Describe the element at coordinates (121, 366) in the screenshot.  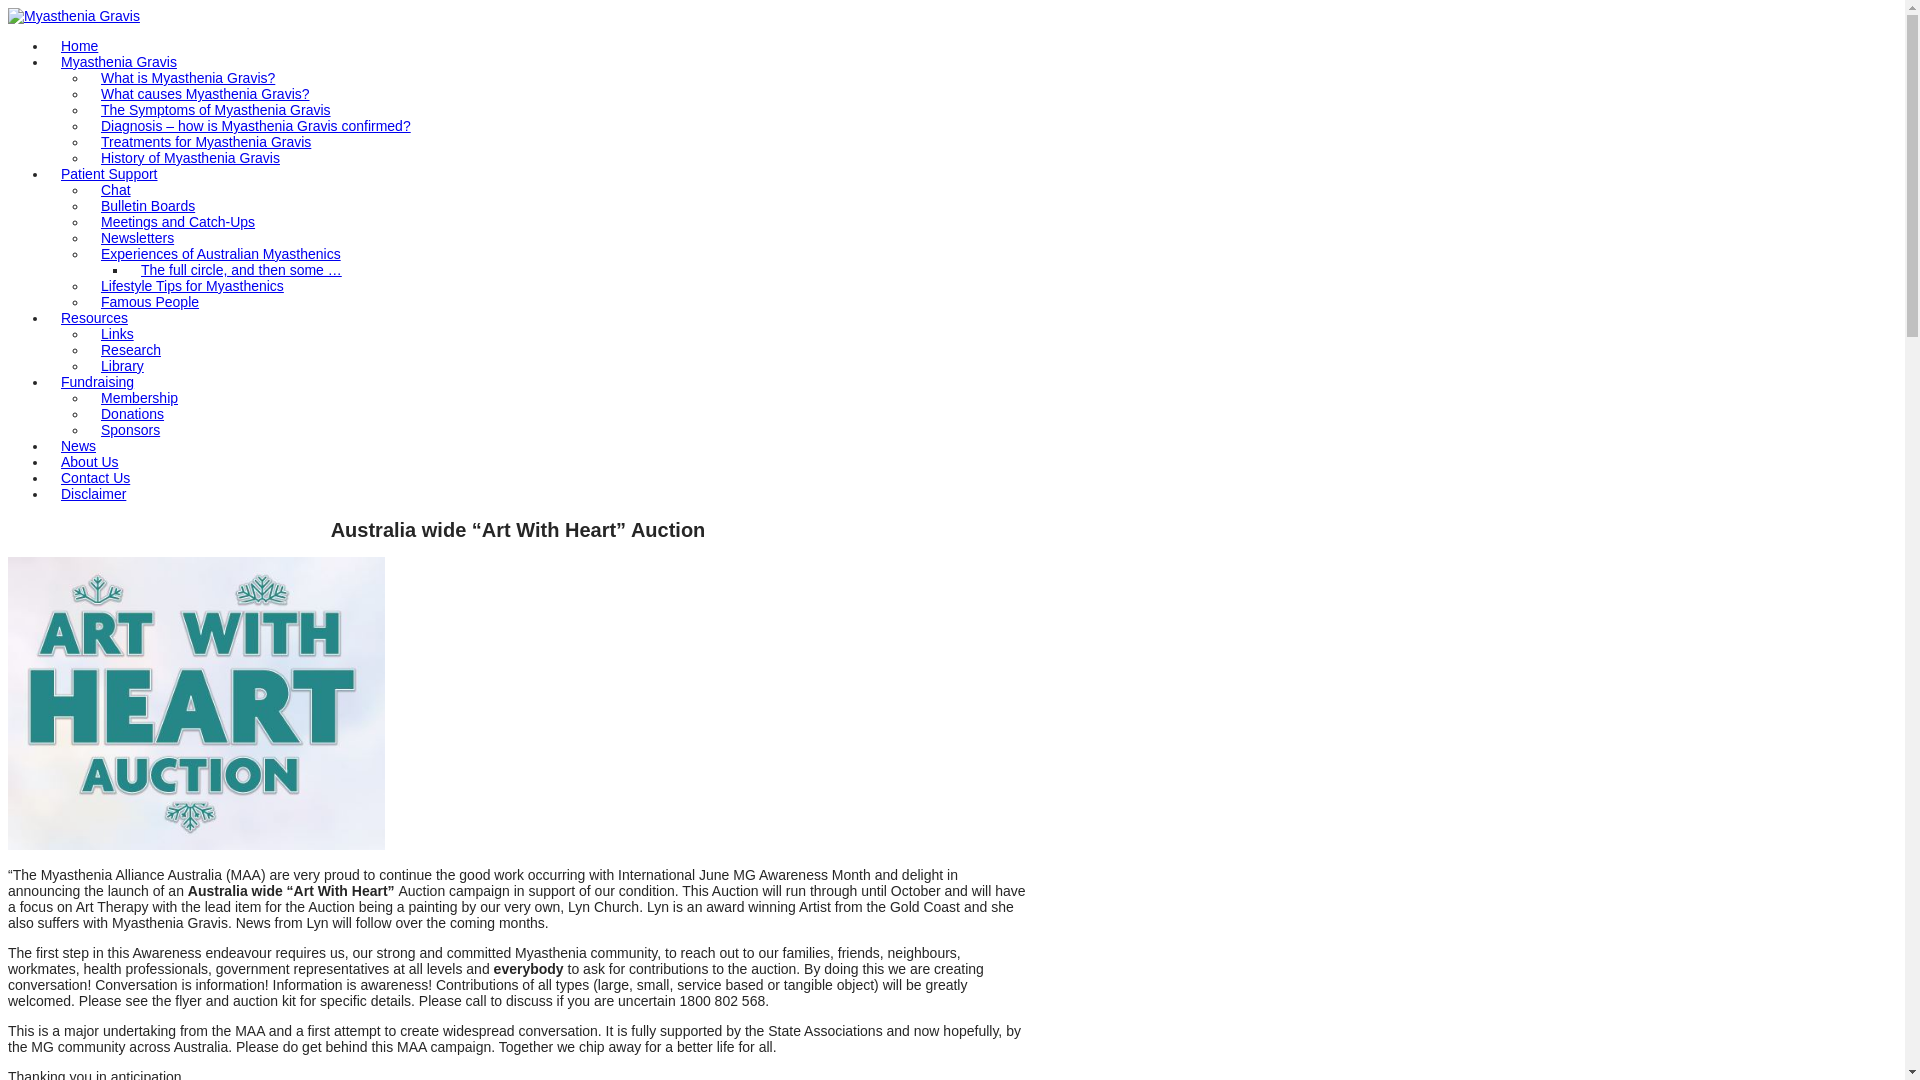
I see `'Library'` at that location.